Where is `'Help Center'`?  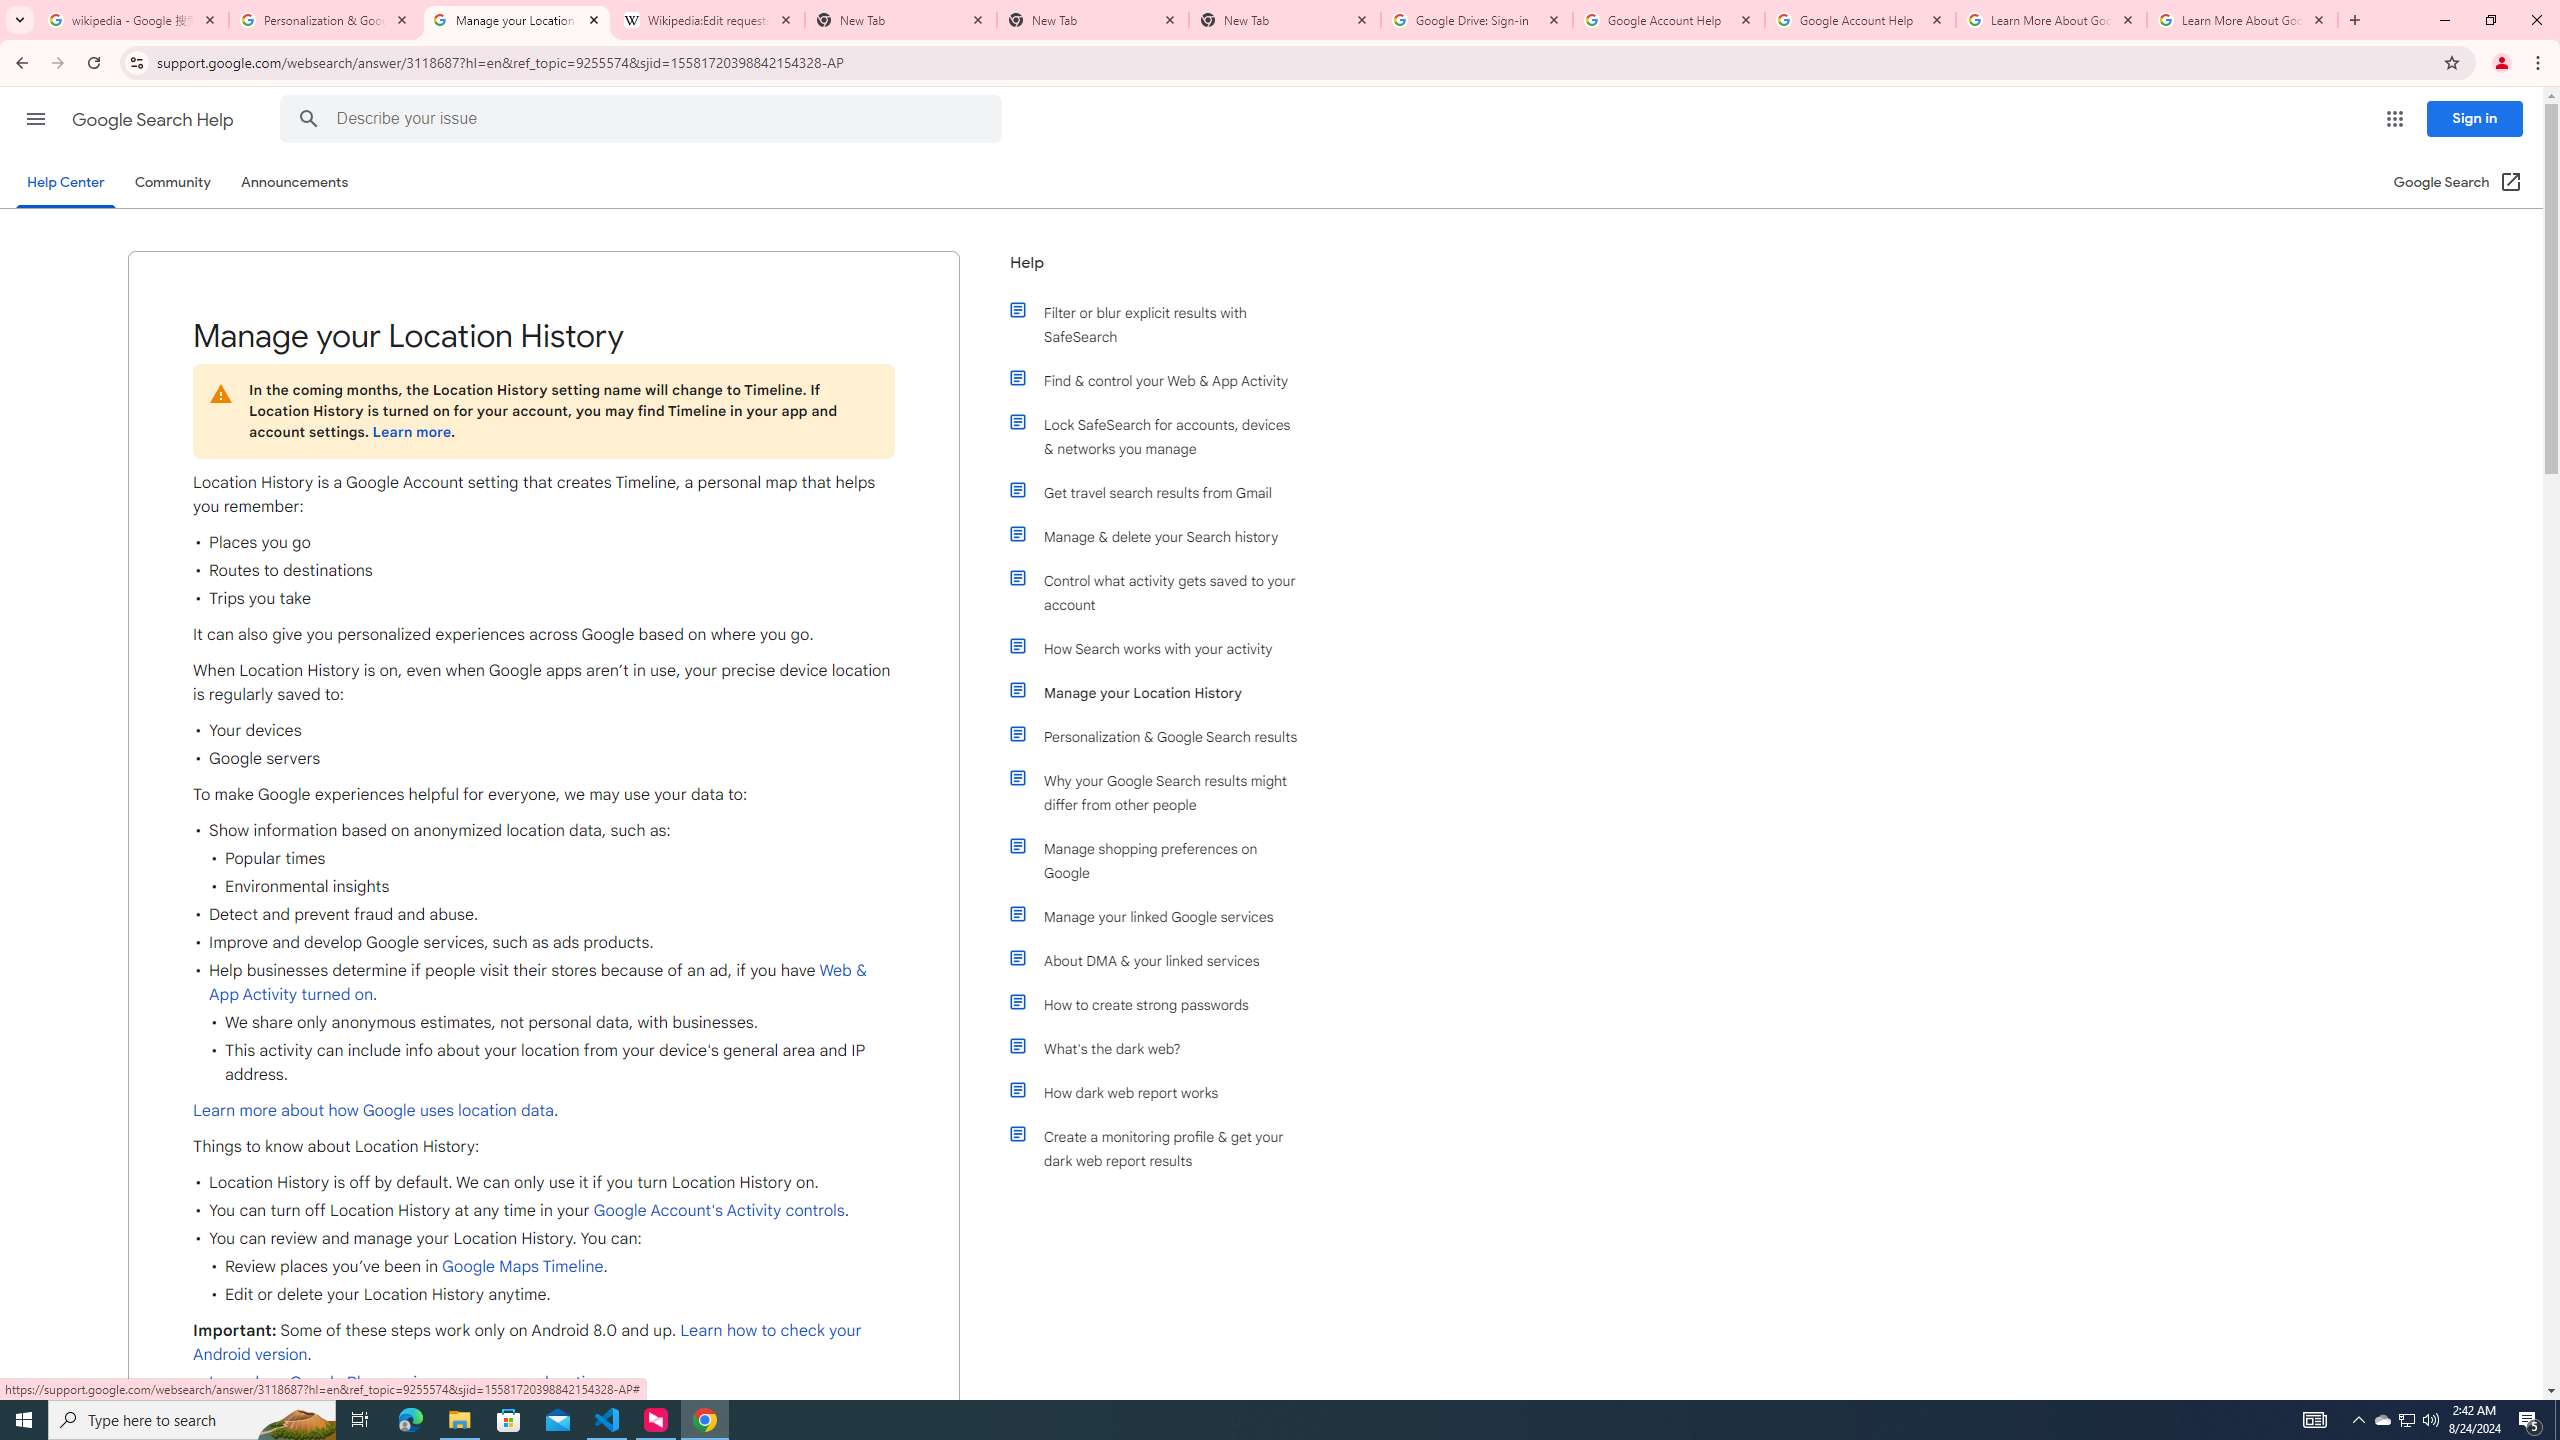 'Help Center' is located at coordinates (65, 181).